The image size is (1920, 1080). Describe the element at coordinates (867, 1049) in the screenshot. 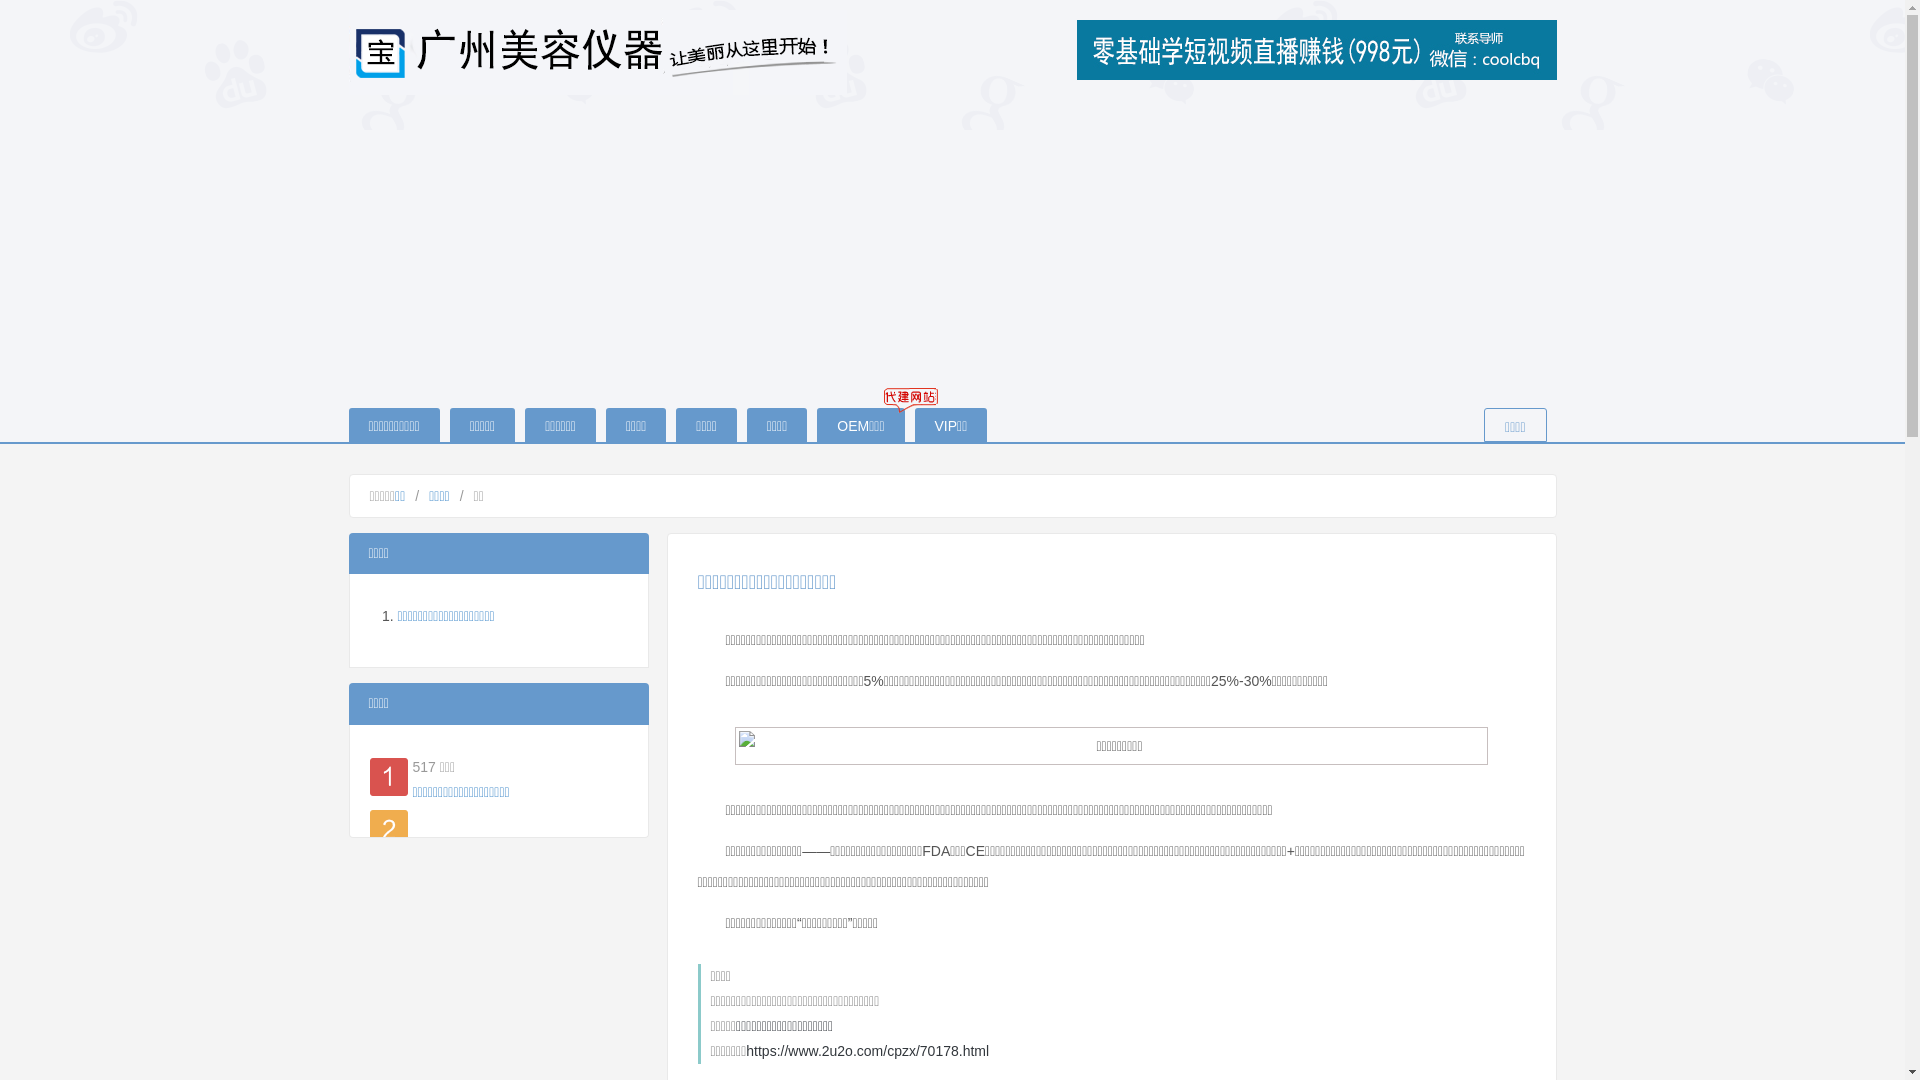

I see `'https://www.2u2o.com/cpzx/70178.html'` at that location.